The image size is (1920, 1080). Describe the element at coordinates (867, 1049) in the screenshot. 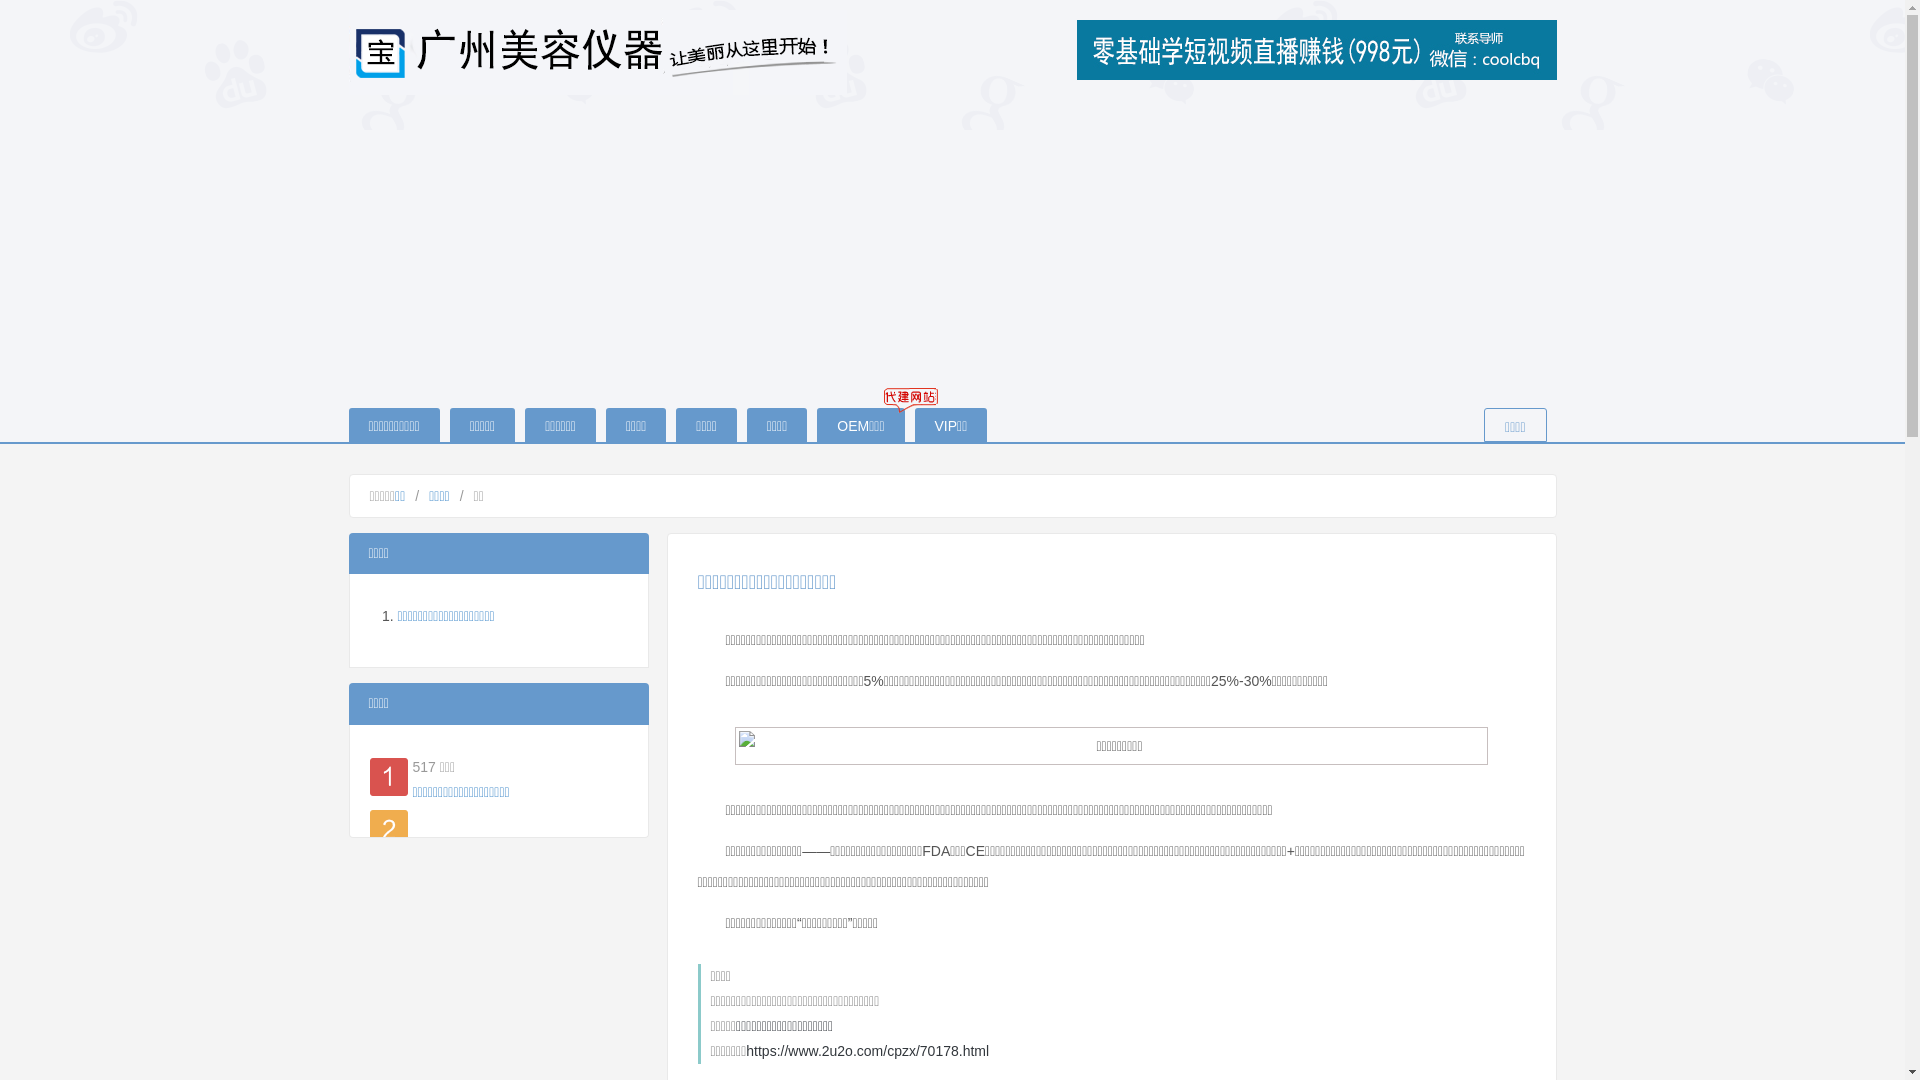

I see `'https://www.2u2o.com/cpzx/70178.html'` at that location.